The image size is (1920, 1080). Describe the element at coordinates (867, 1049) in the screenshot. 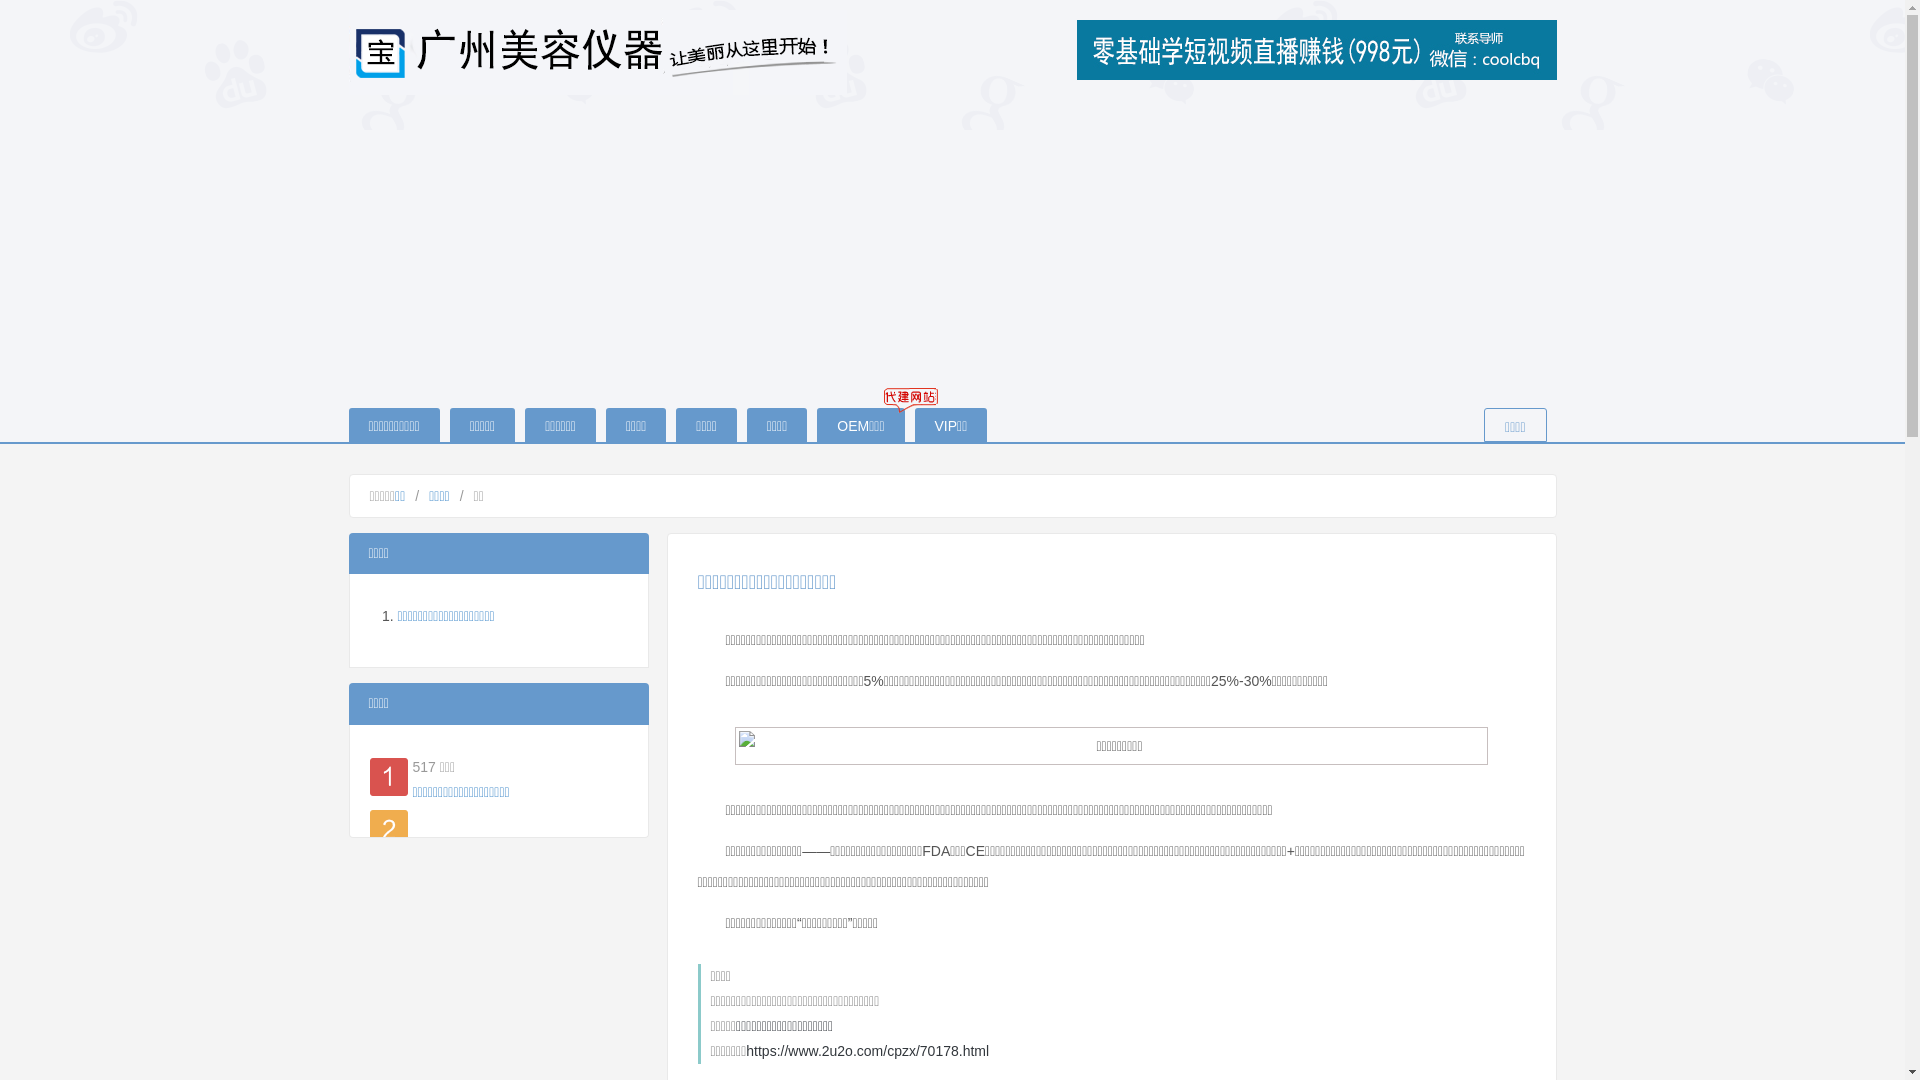

I see `'https://www.2u2o.com/cpzx/70178.html'` at that location.